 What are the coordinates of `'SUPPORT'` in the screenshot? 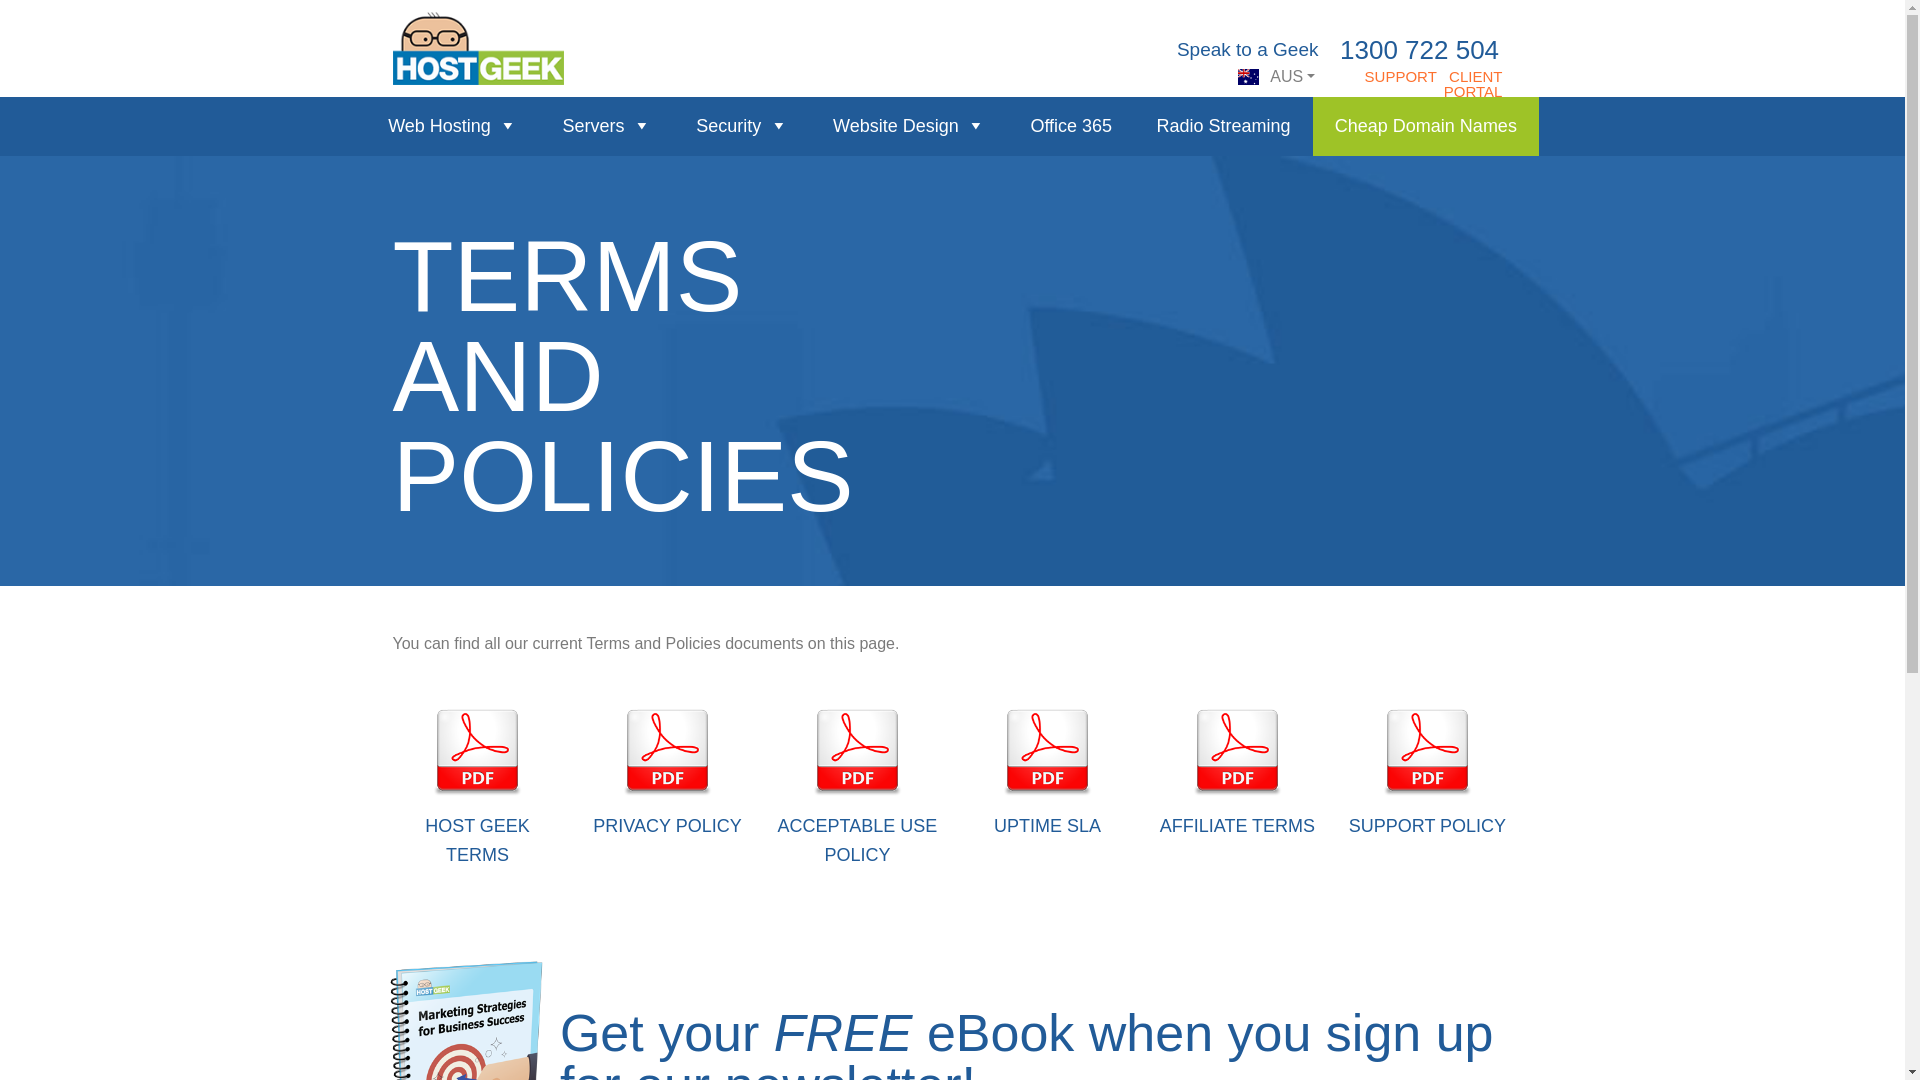 It's located at (1400, 75).